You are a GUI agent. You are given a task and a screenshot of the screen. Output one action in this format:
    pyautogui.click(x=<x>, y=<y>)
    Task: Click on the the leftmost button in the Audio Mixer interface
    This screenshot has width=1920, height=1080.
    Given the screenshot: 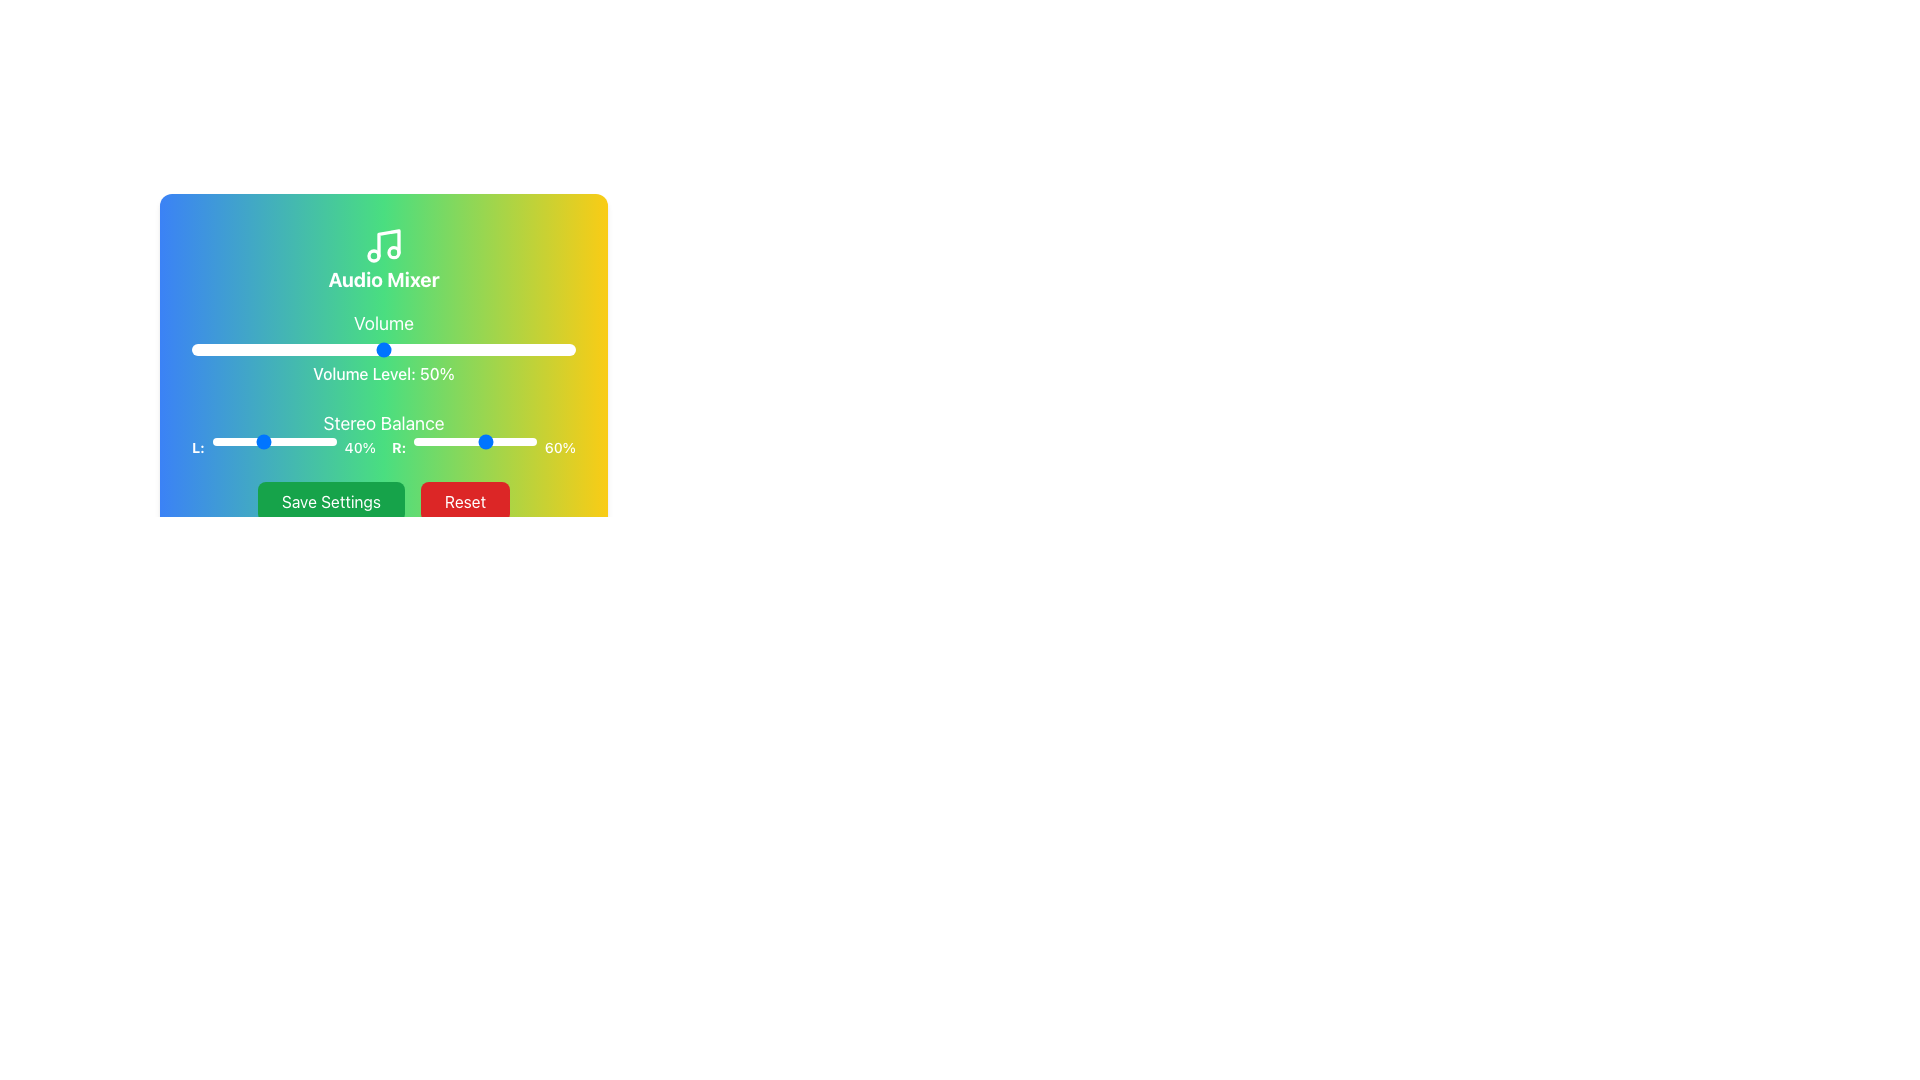 What is the action you would take?
    pyautogui.click(x=331, y=500)
    